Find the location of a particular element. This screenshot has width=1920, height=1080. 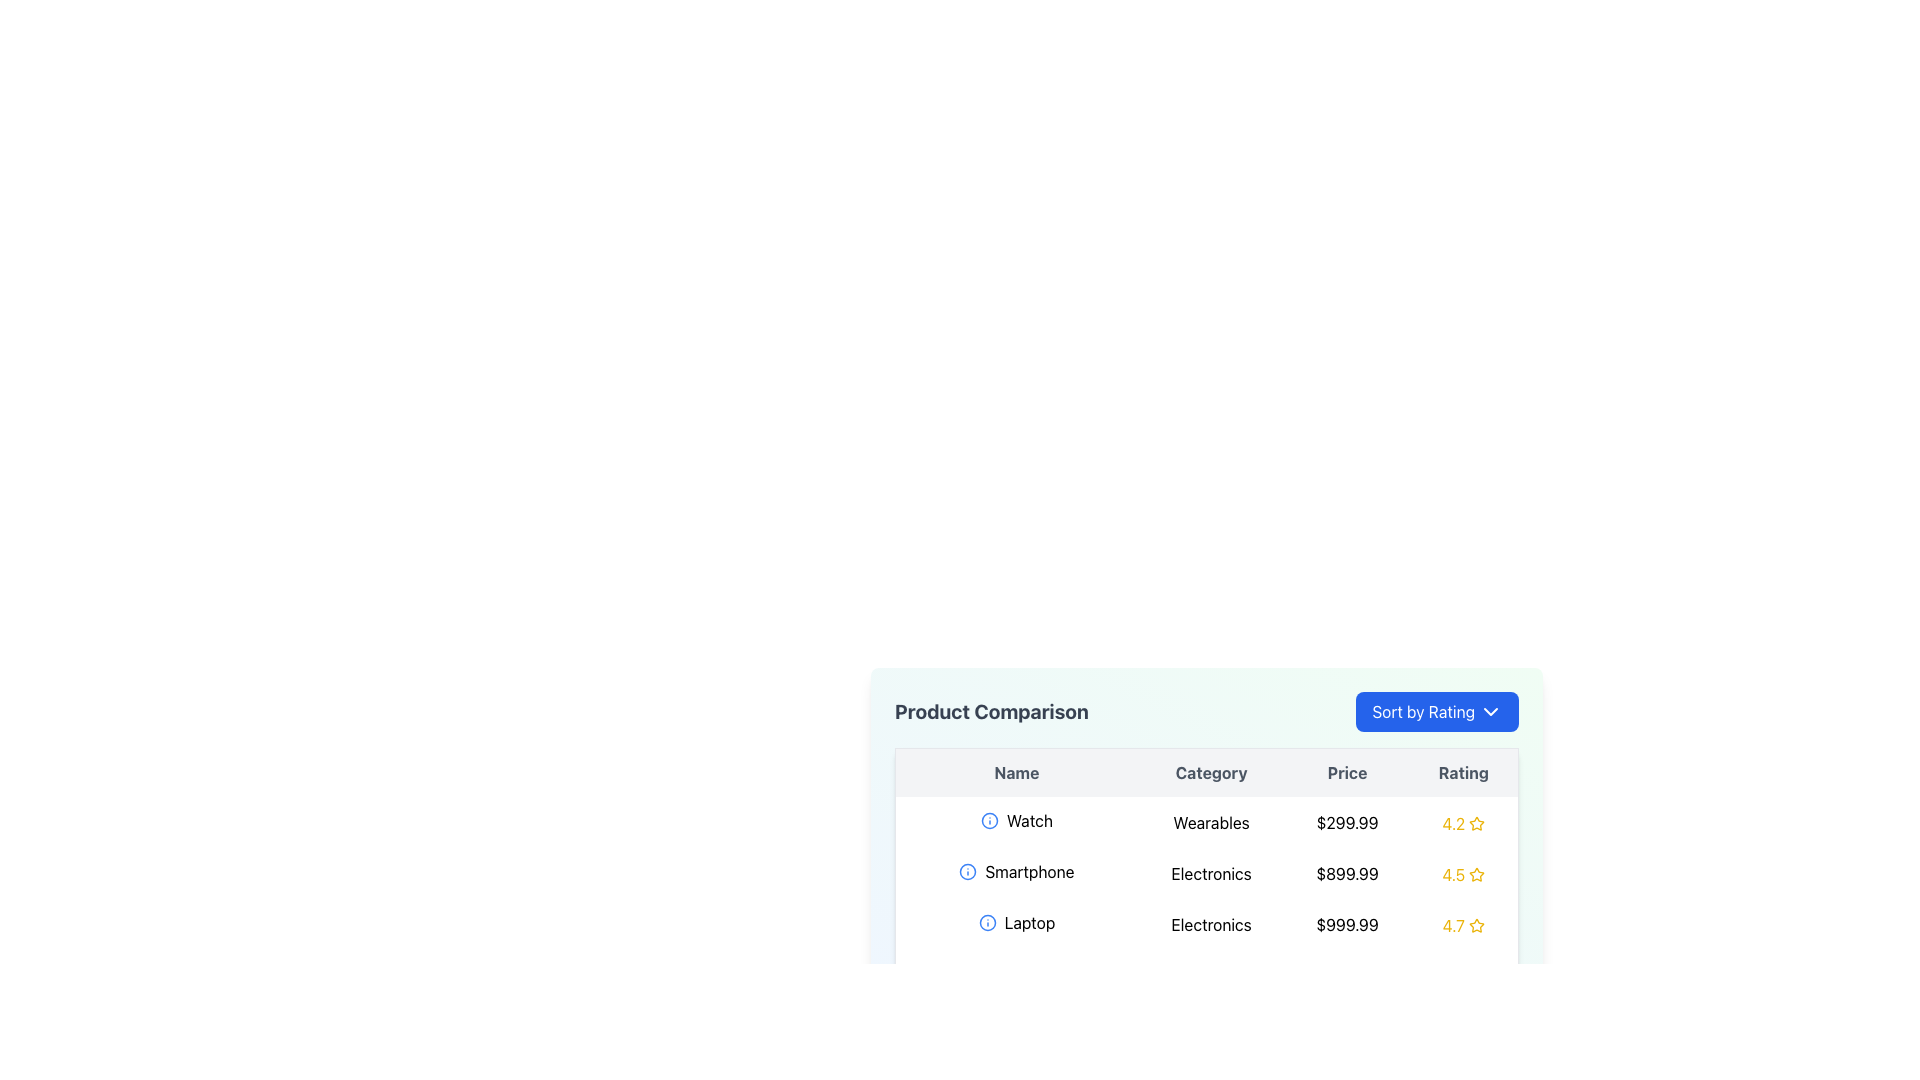

the text label displaying 'Laptop' is located at coordinates (1016, 922).